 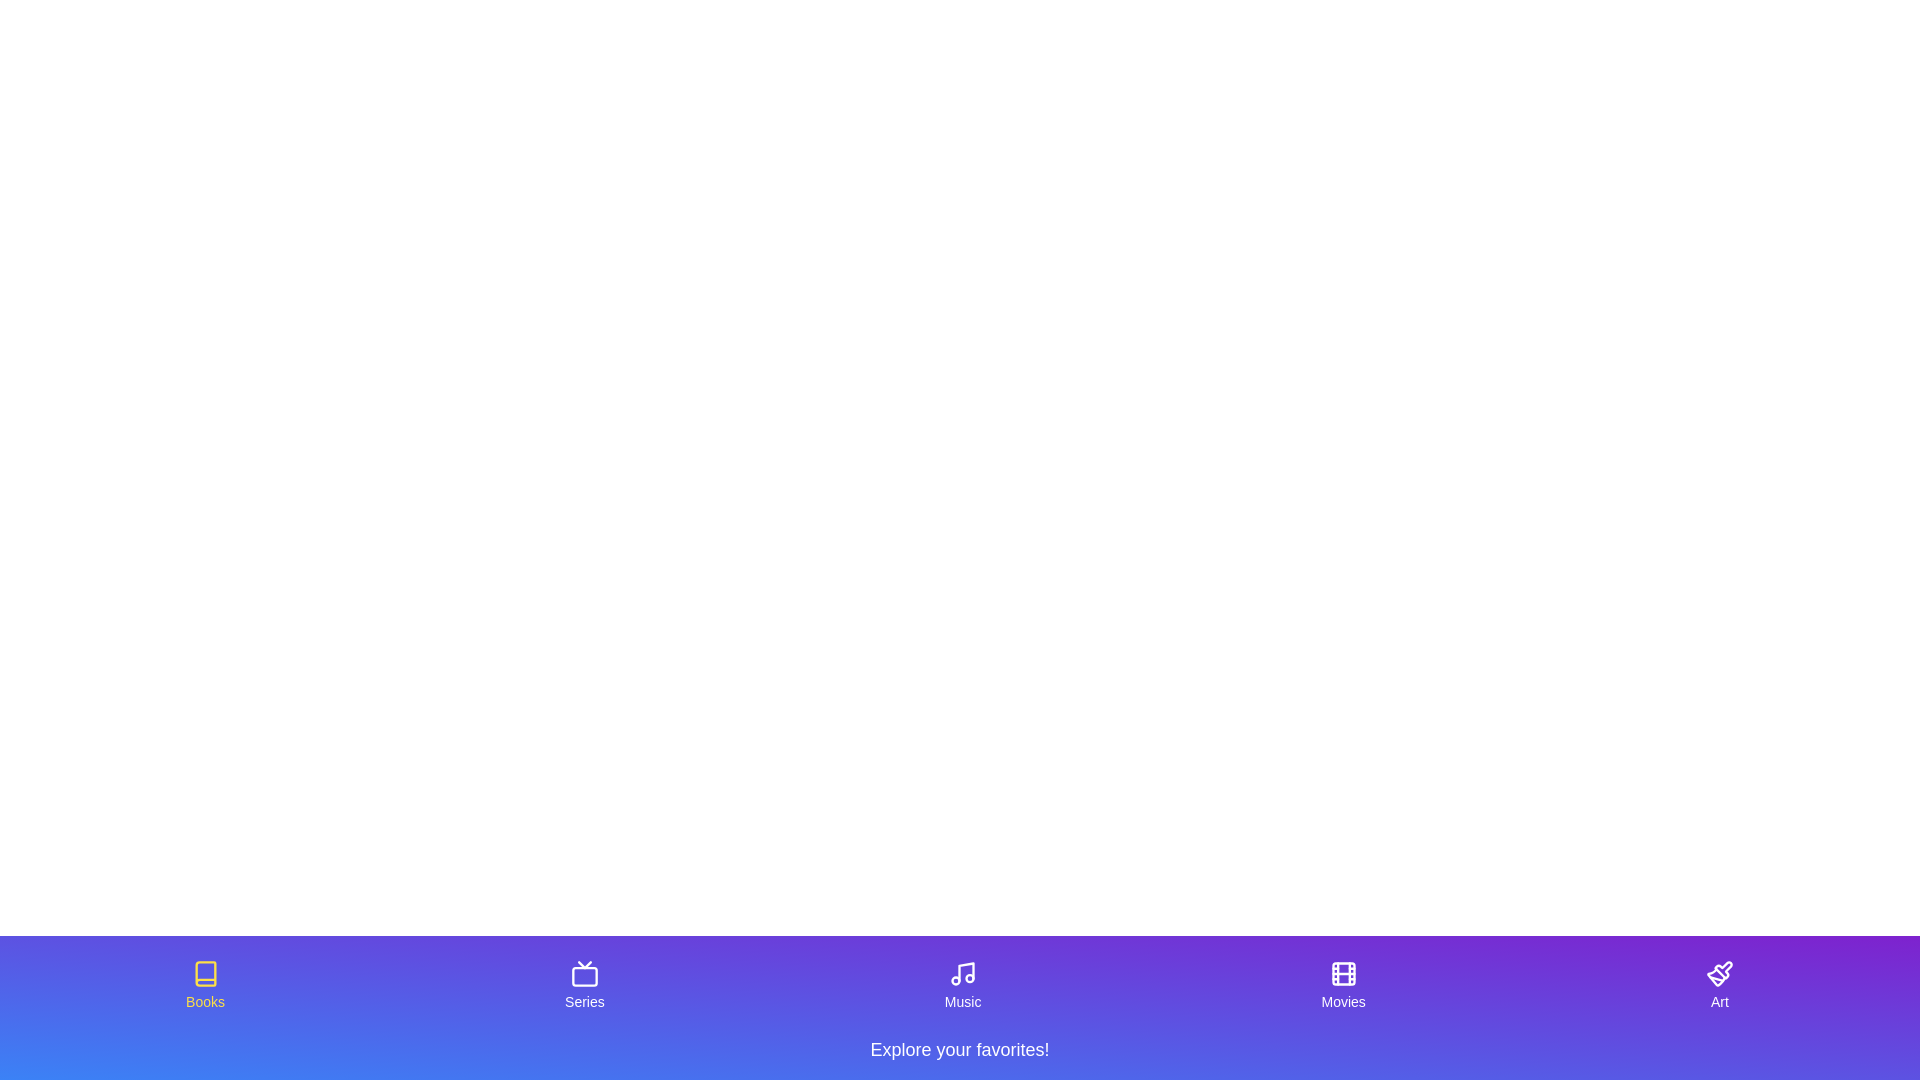 I want to click on the tab labeled Music by clicking on its corresponding icon or label, so click(x=963, y=985).